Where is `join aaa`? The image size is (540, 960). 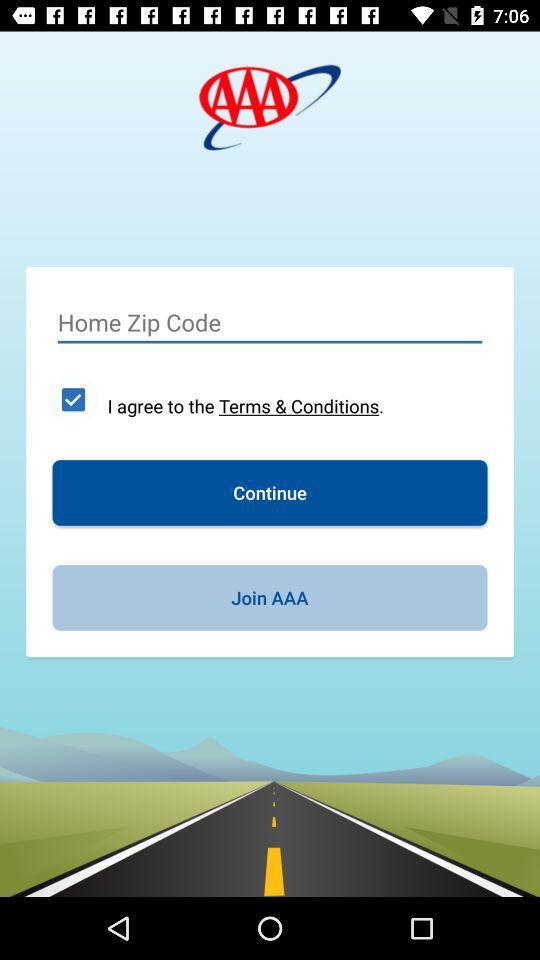
join aaa is located at coordinates (270, 597).